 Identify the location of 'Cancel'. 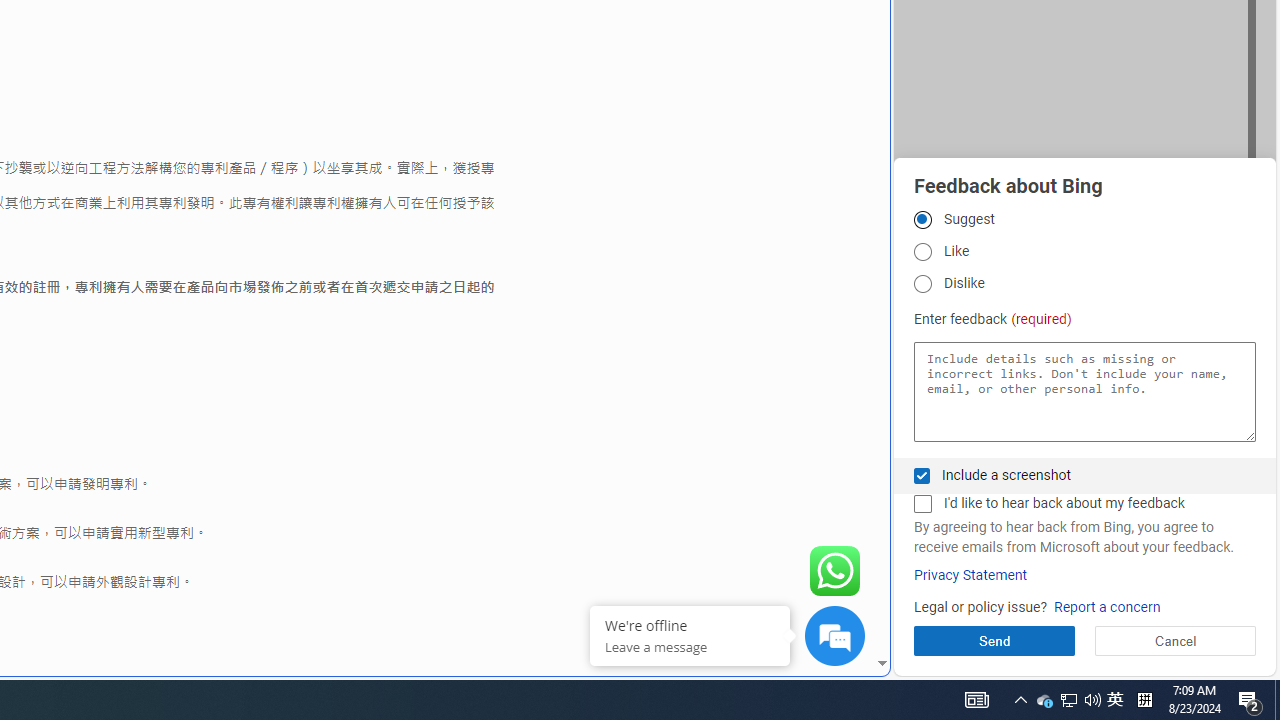
(1175, 640).